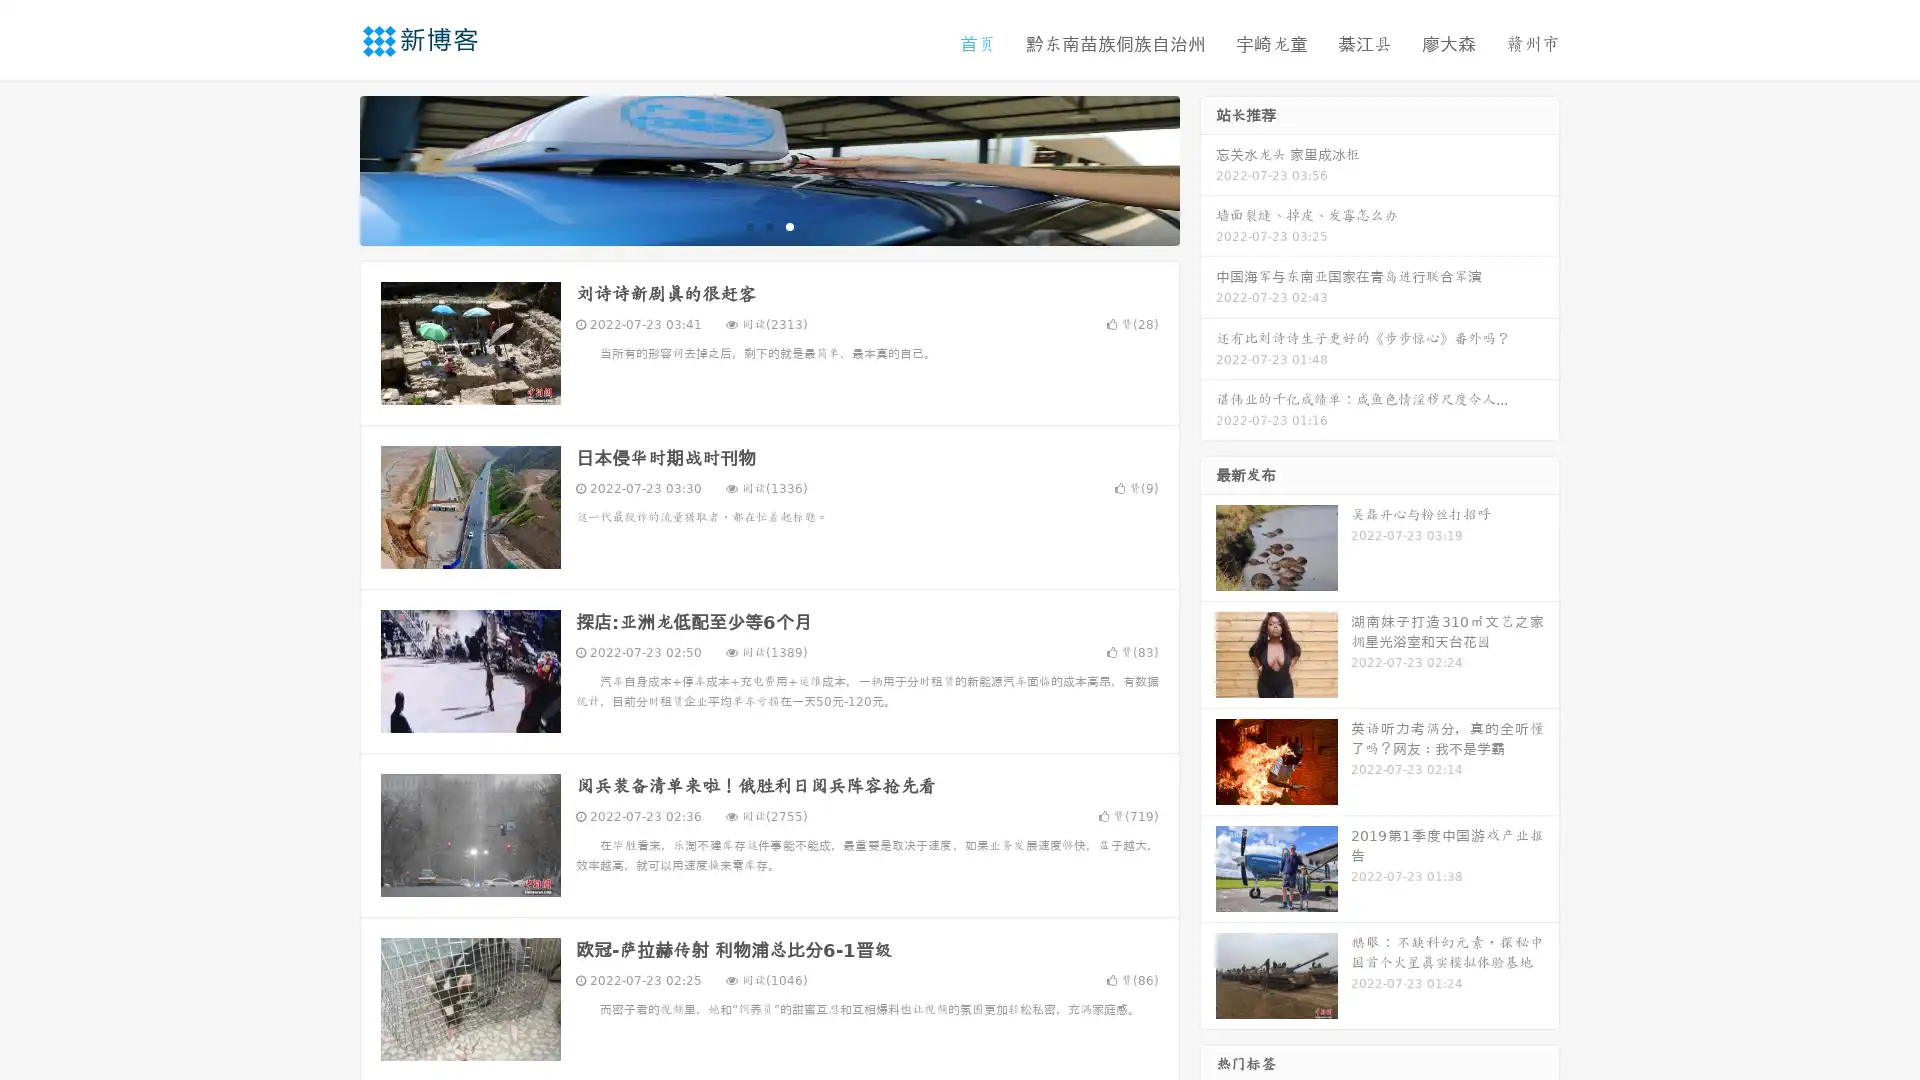 The width and height of the screenshot is (1920, 1080). What do you see at coordinates (330, 168) in the screenshot?
I see `Previous slide` at bounding box center [330, 168].